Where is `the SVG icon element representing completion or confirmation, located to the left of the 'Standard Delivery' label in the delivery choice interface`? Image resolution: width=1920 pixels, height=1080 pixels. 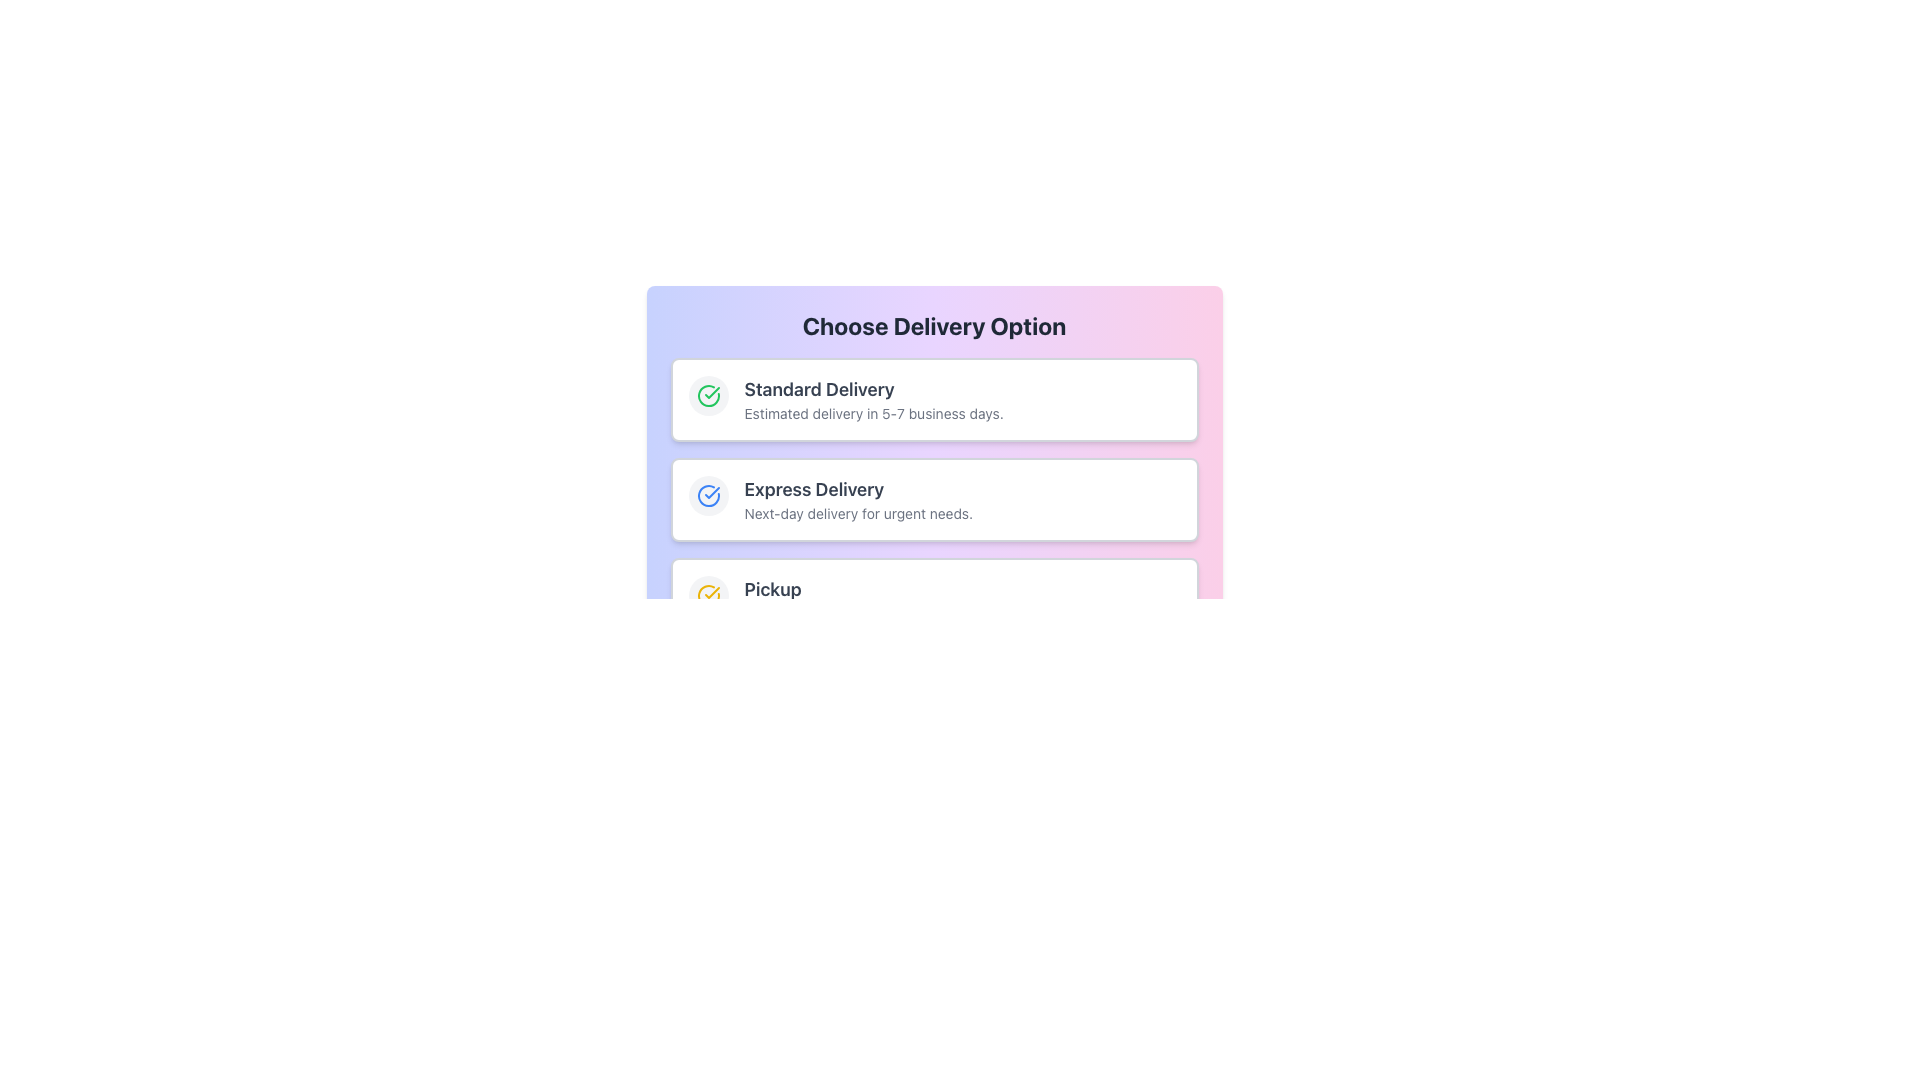 the SVG icon element representing completion or confirmation, located to the left of the 'Standard Delivery' label in the delivery choice interface is located at coordinates (708, 396).